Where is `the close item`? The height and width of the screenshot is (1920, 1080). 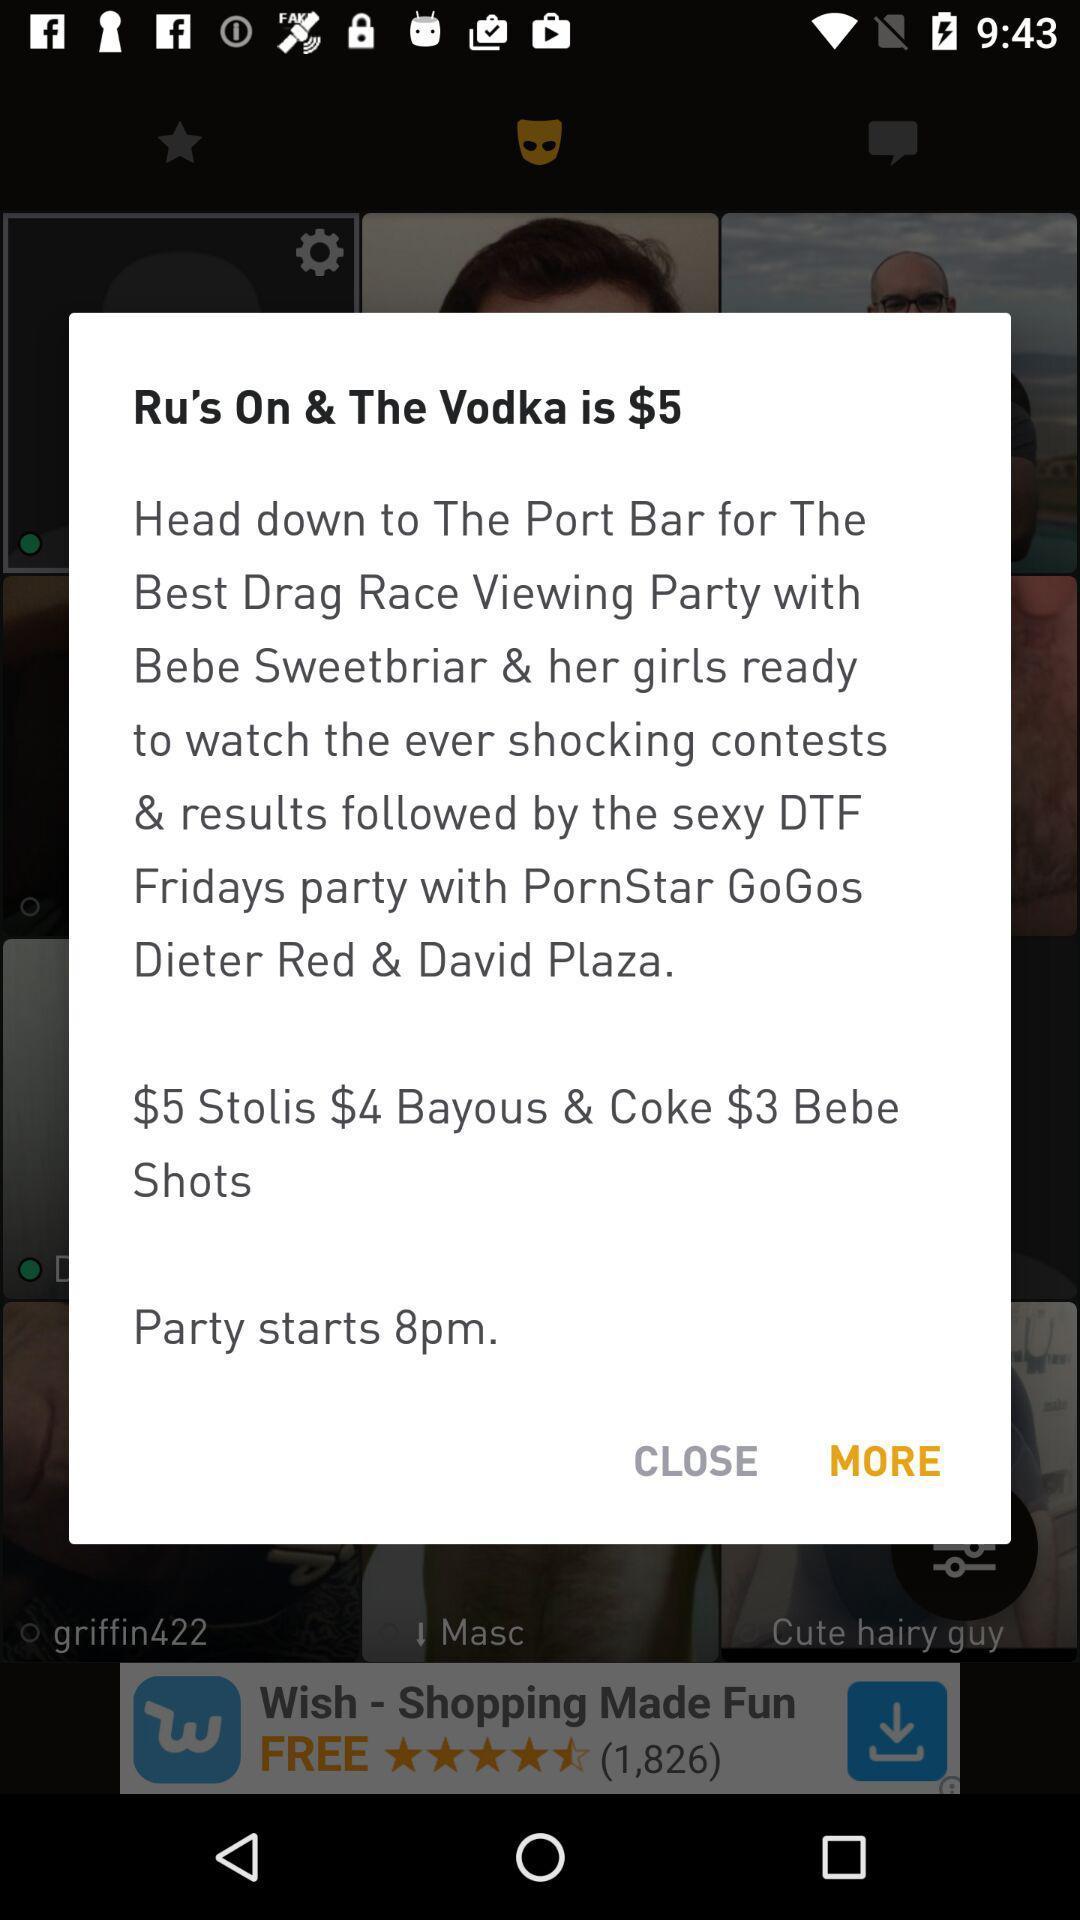 the close item is located at coordinates (694, 1460).